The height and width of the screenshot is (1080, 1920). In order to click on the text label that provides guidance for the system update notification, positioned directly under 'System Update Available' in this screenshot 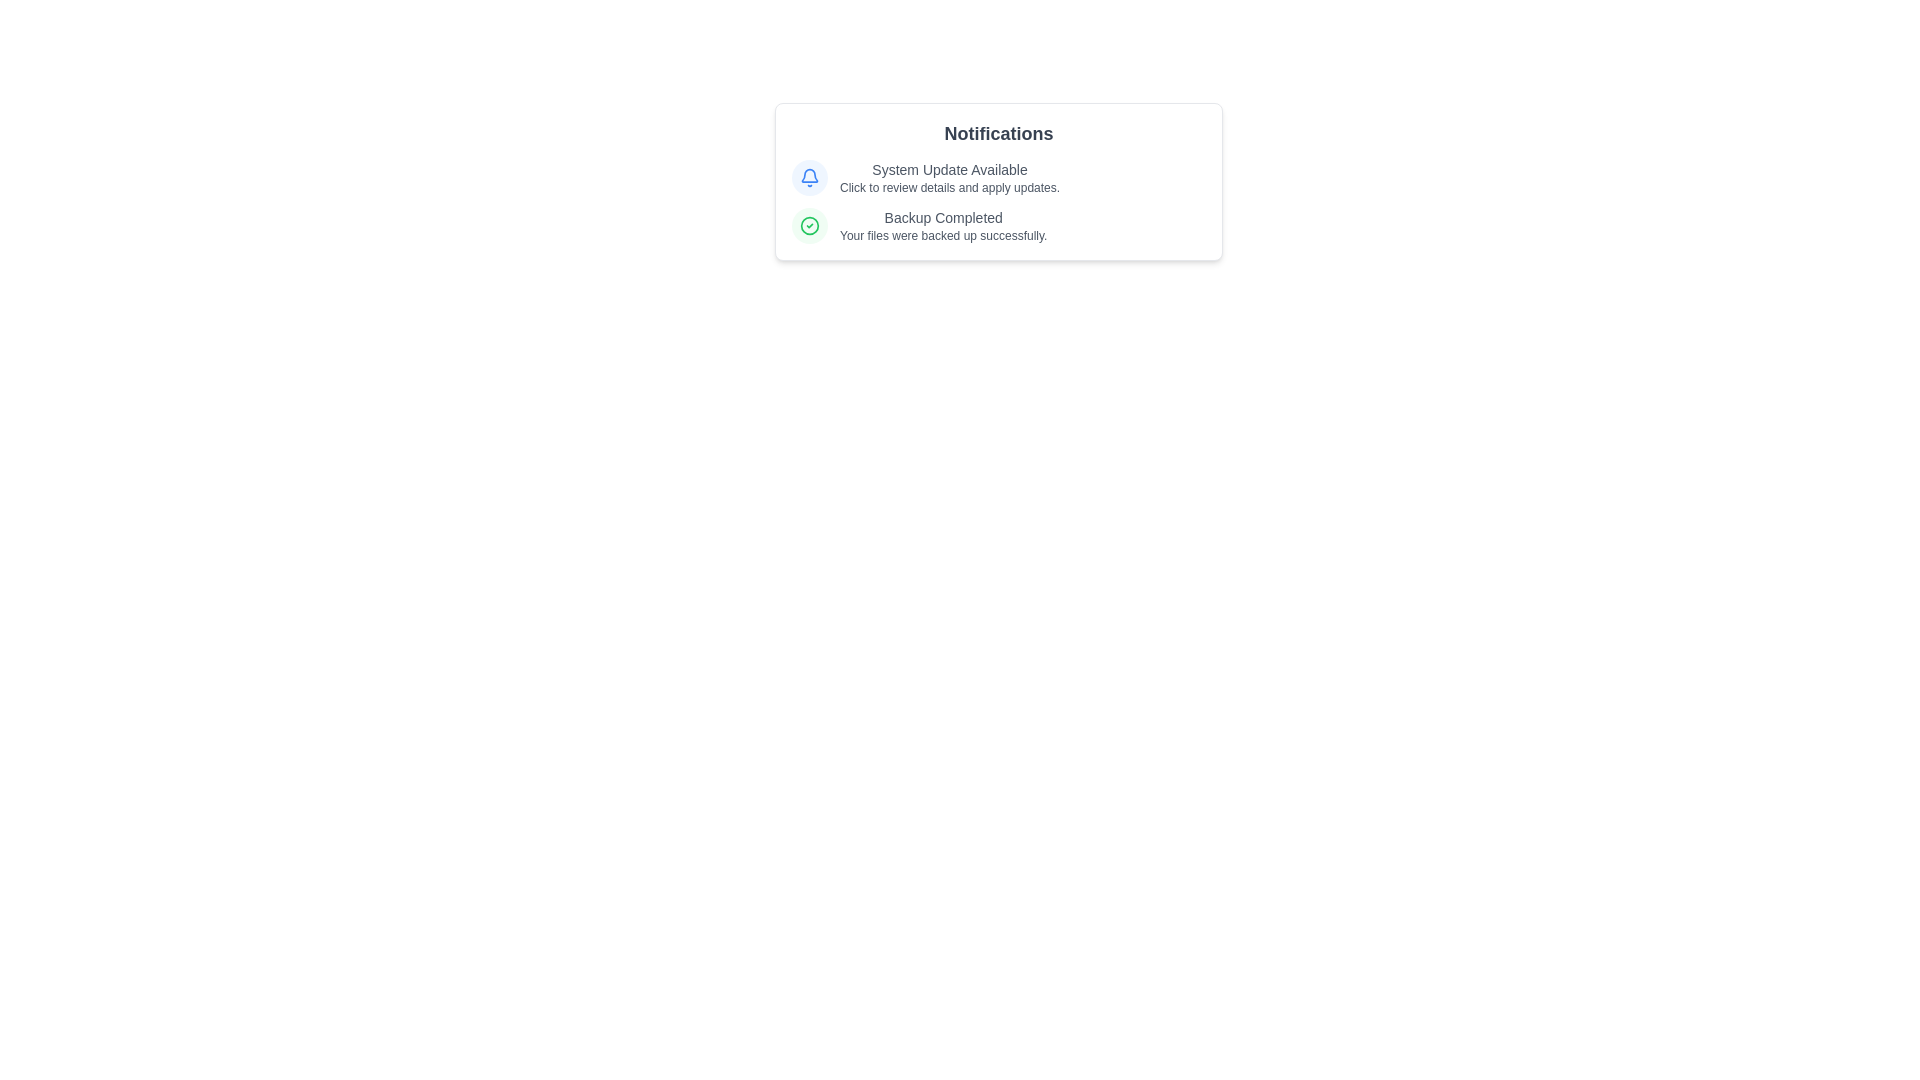, I will do `click(949, 188)`.